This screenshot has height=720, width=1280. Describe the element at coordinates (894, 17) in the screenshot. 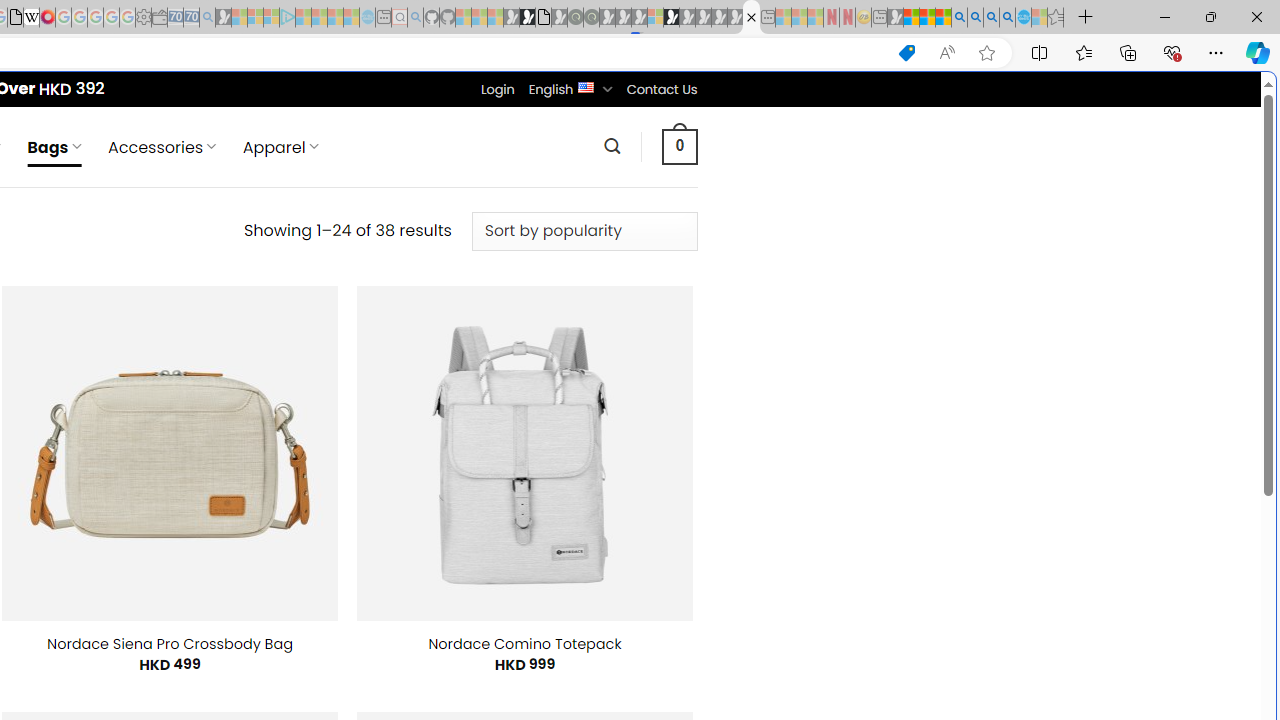

I see `'MSN - Sleeping'` at that location.